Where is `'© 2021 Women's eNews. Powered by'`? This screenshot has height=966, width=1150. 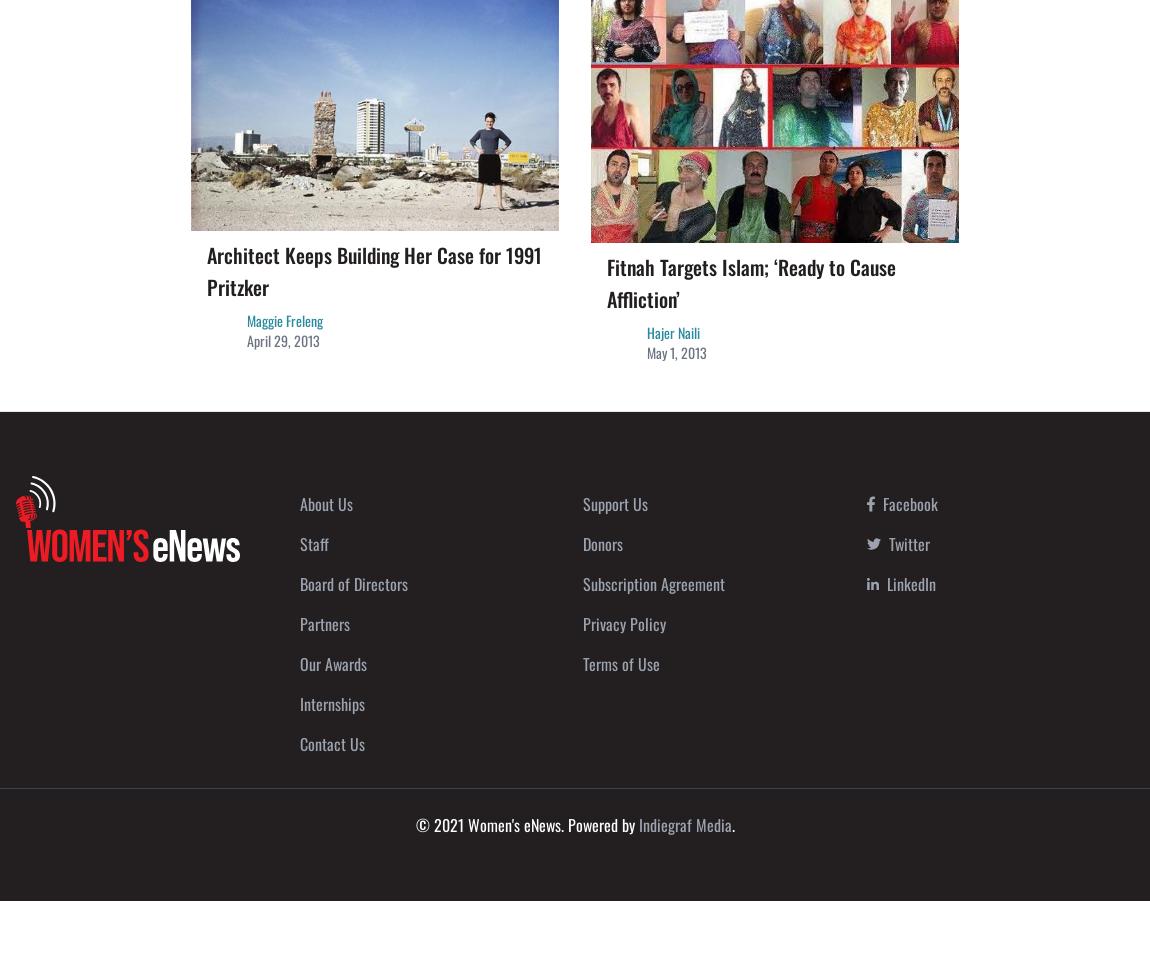 '© 2021 Women's eNews. Powered by' is located at coordinates (526, 823).